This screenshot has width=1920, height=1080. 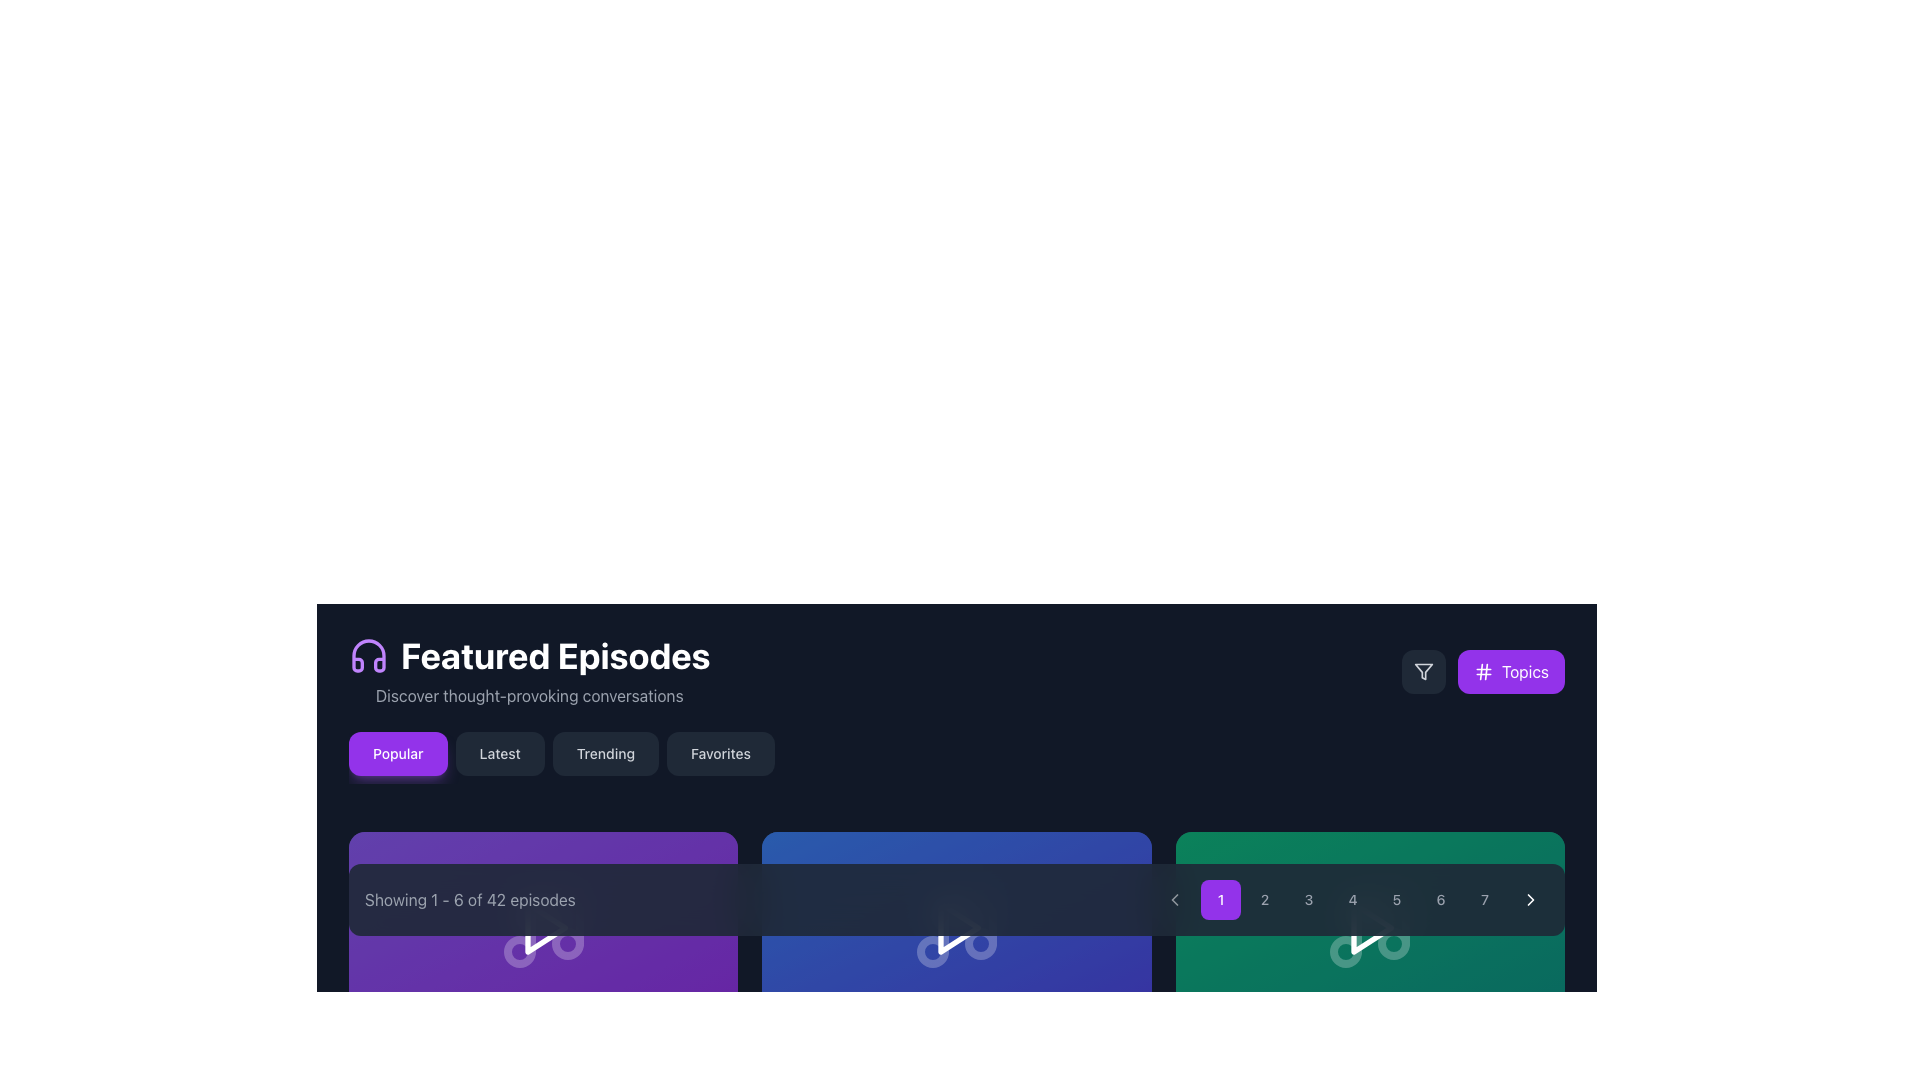 I want to click on the left-pointing triangular arrow icon located within the navigation bar's pagination section, so click(x=1175, y=898).